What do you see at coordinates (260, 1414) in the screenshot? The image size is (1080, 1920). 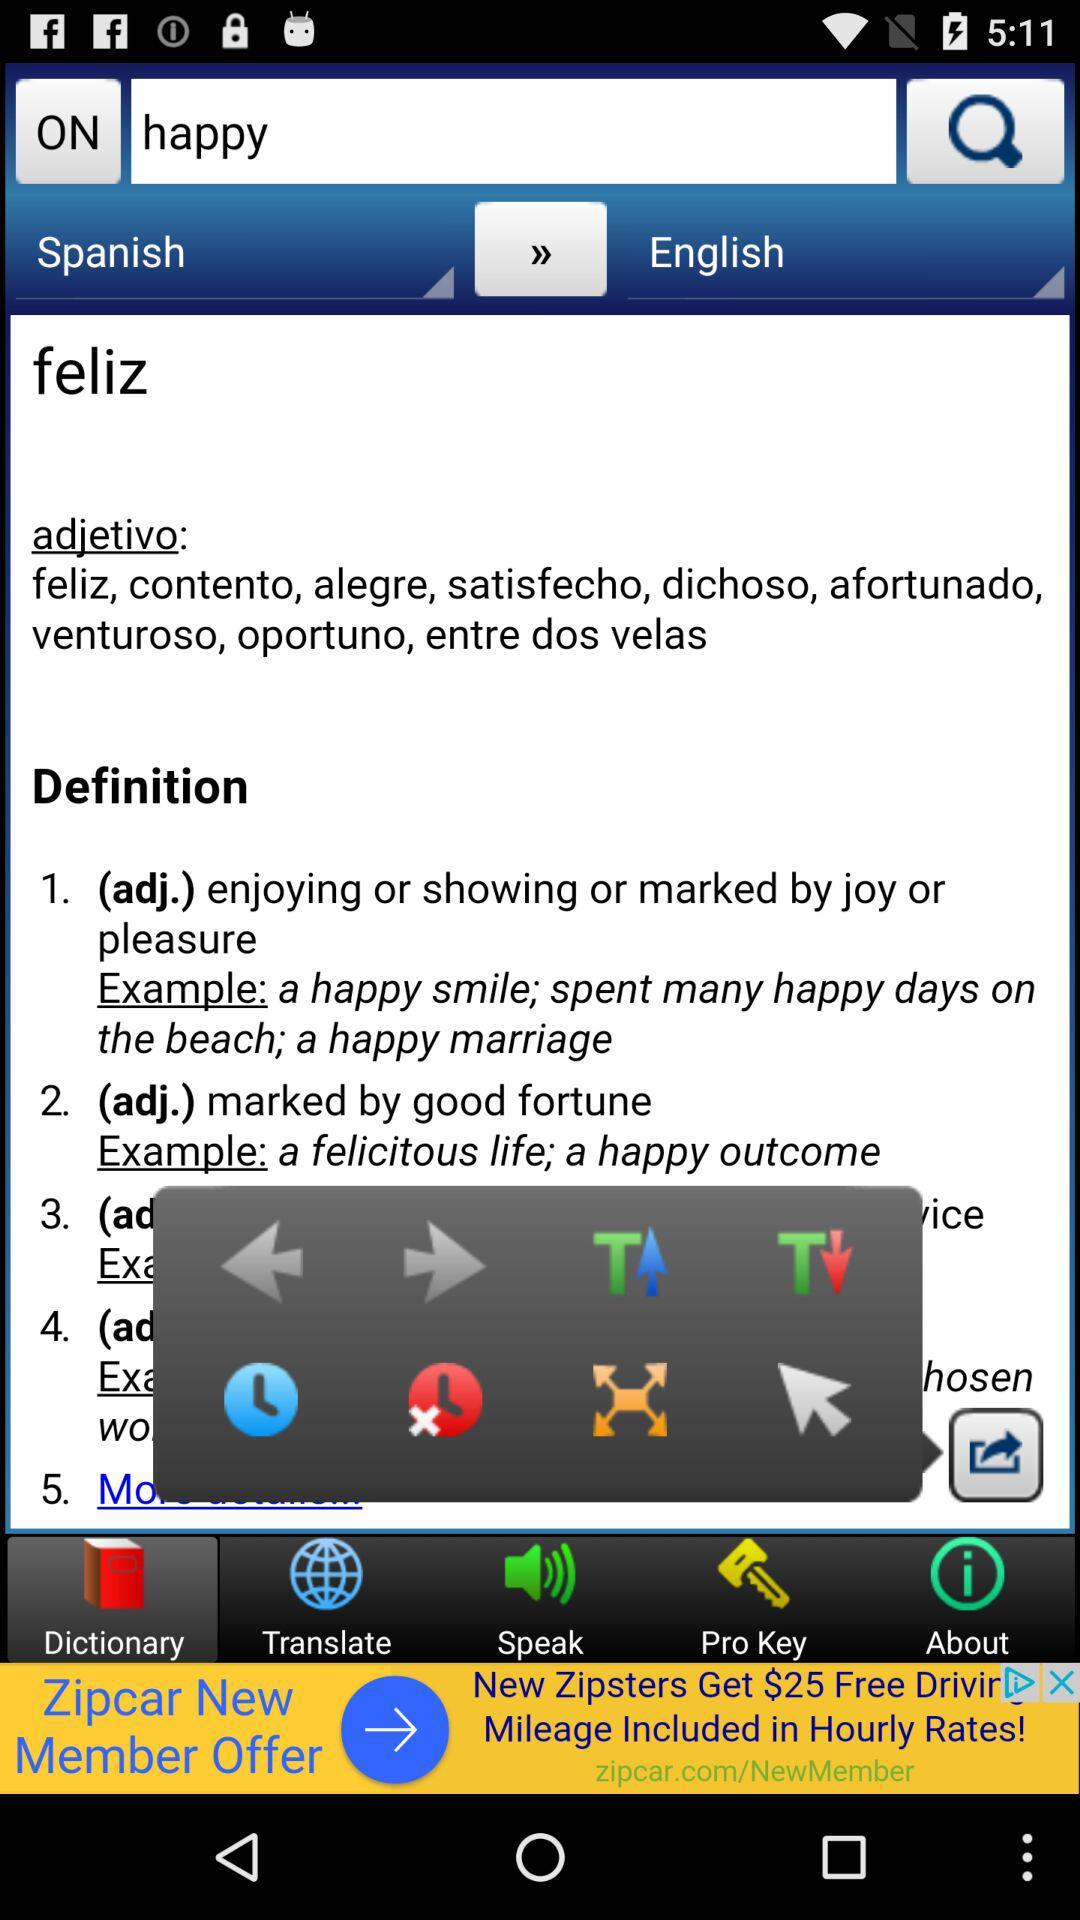 I see `time seting` at bounding box center [260, 1414].